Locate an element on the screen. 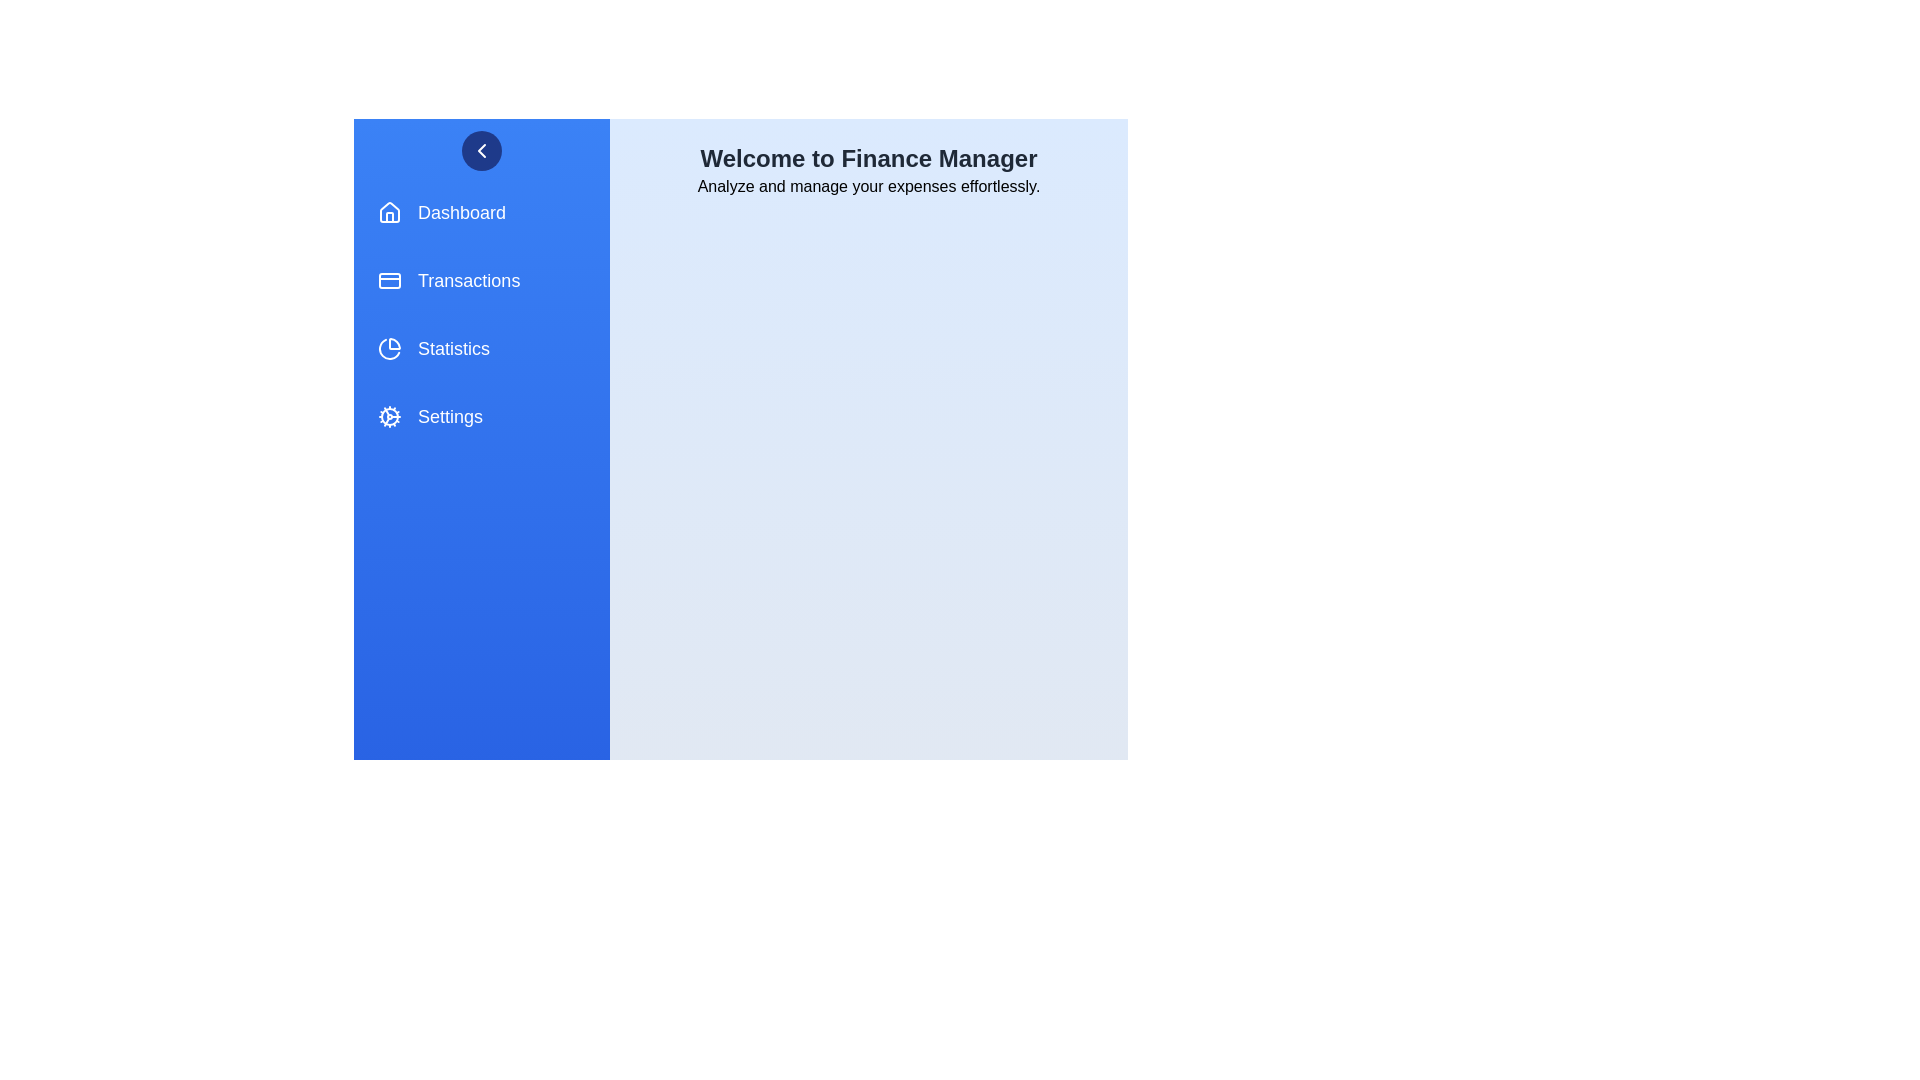 The width and height of the screenshot is (1920, 1080). the menu item Settings from the FinanceDrawer component is located at coordinates (481, 415).